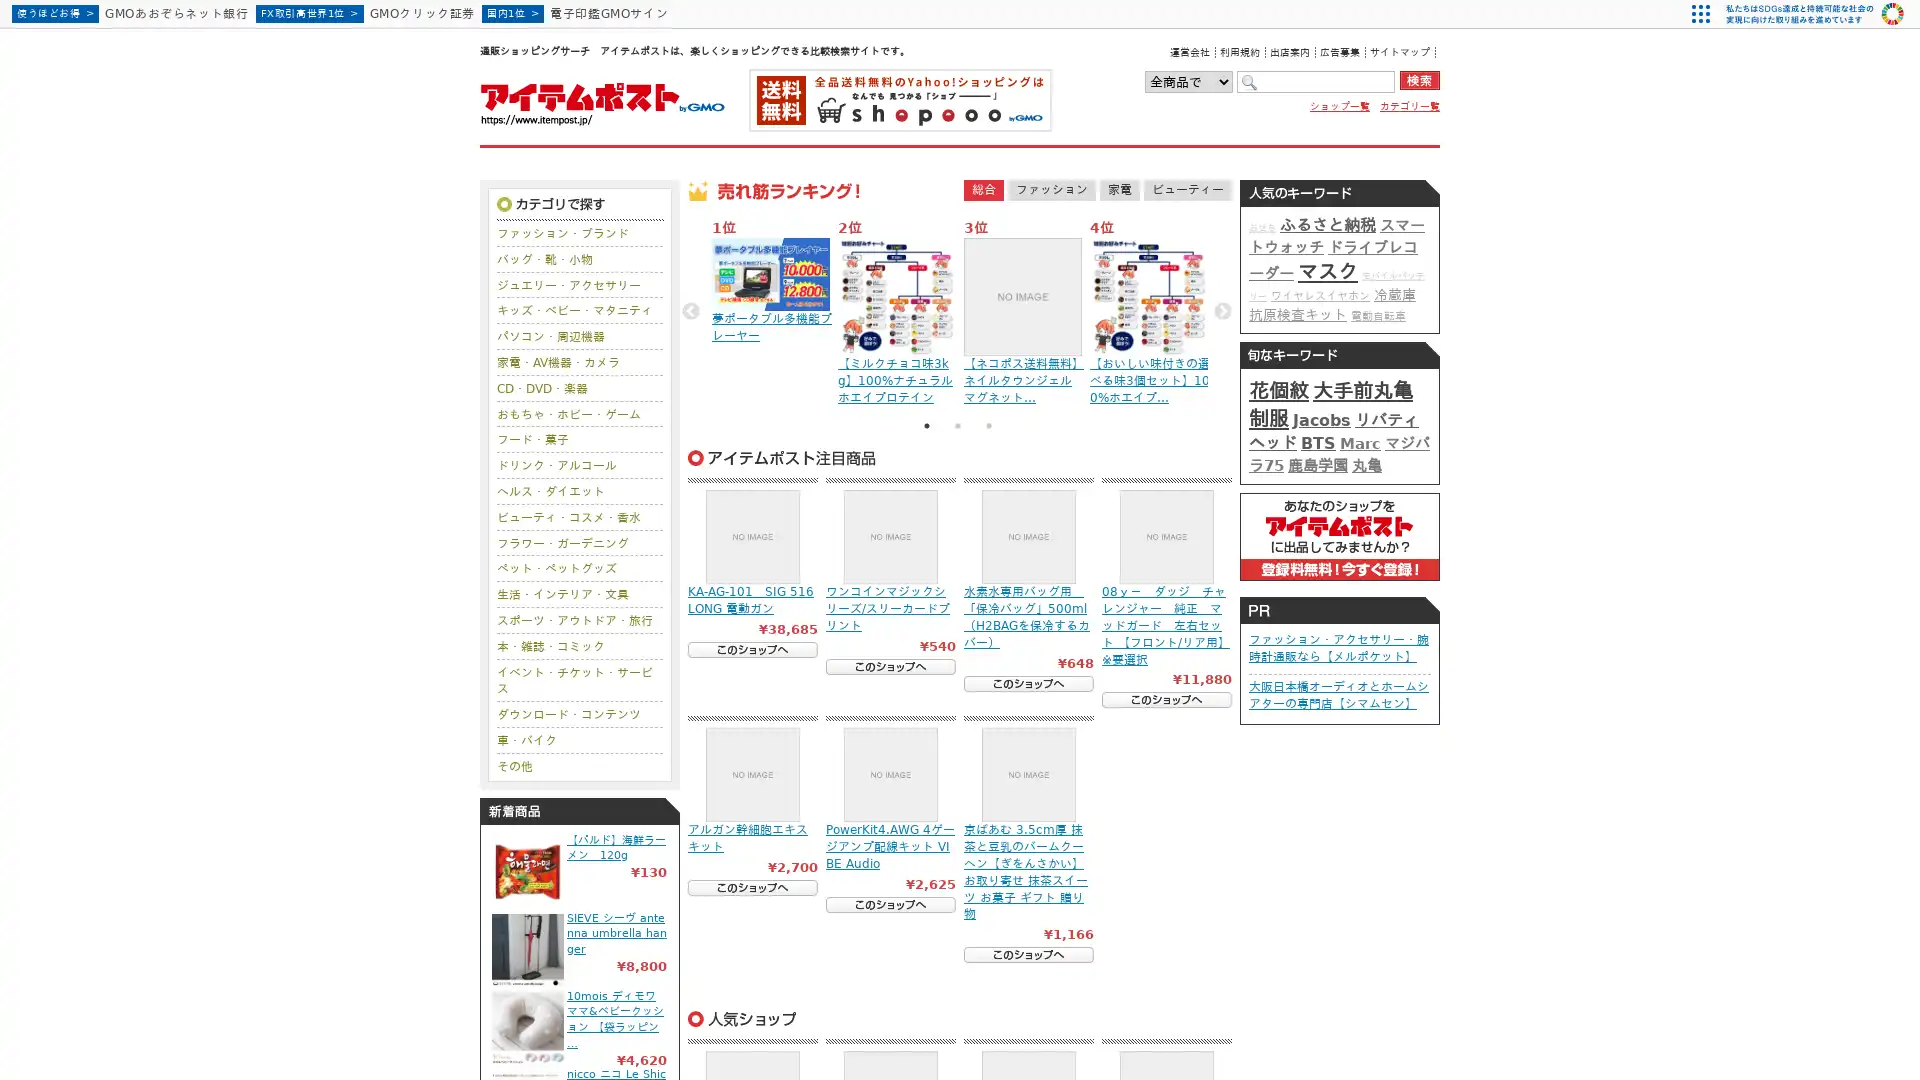  I want to click on 1, so click(925, 424).